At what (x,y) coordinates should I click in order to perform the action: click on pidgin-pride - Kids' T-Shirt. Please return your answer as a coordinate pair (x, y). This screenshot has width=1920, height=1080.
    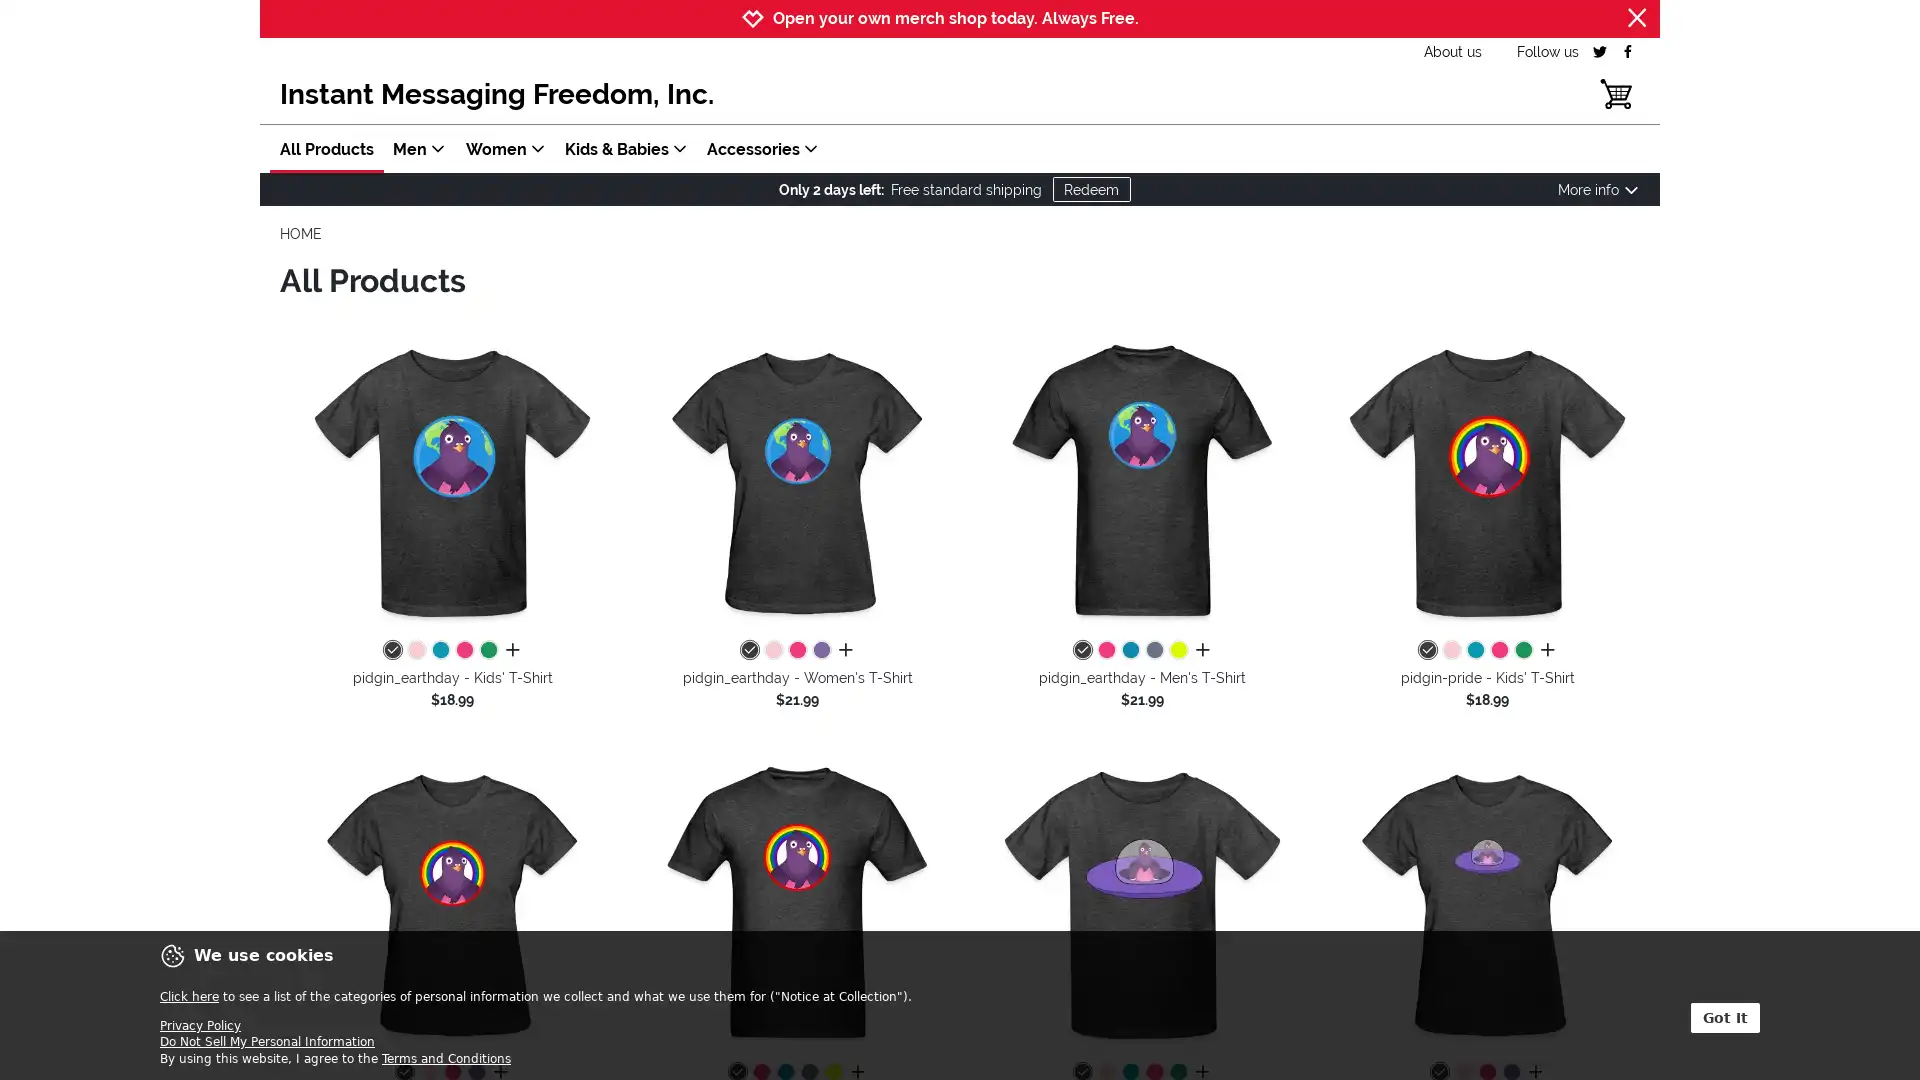
    Looking at the image, I should click on (1487, 482).